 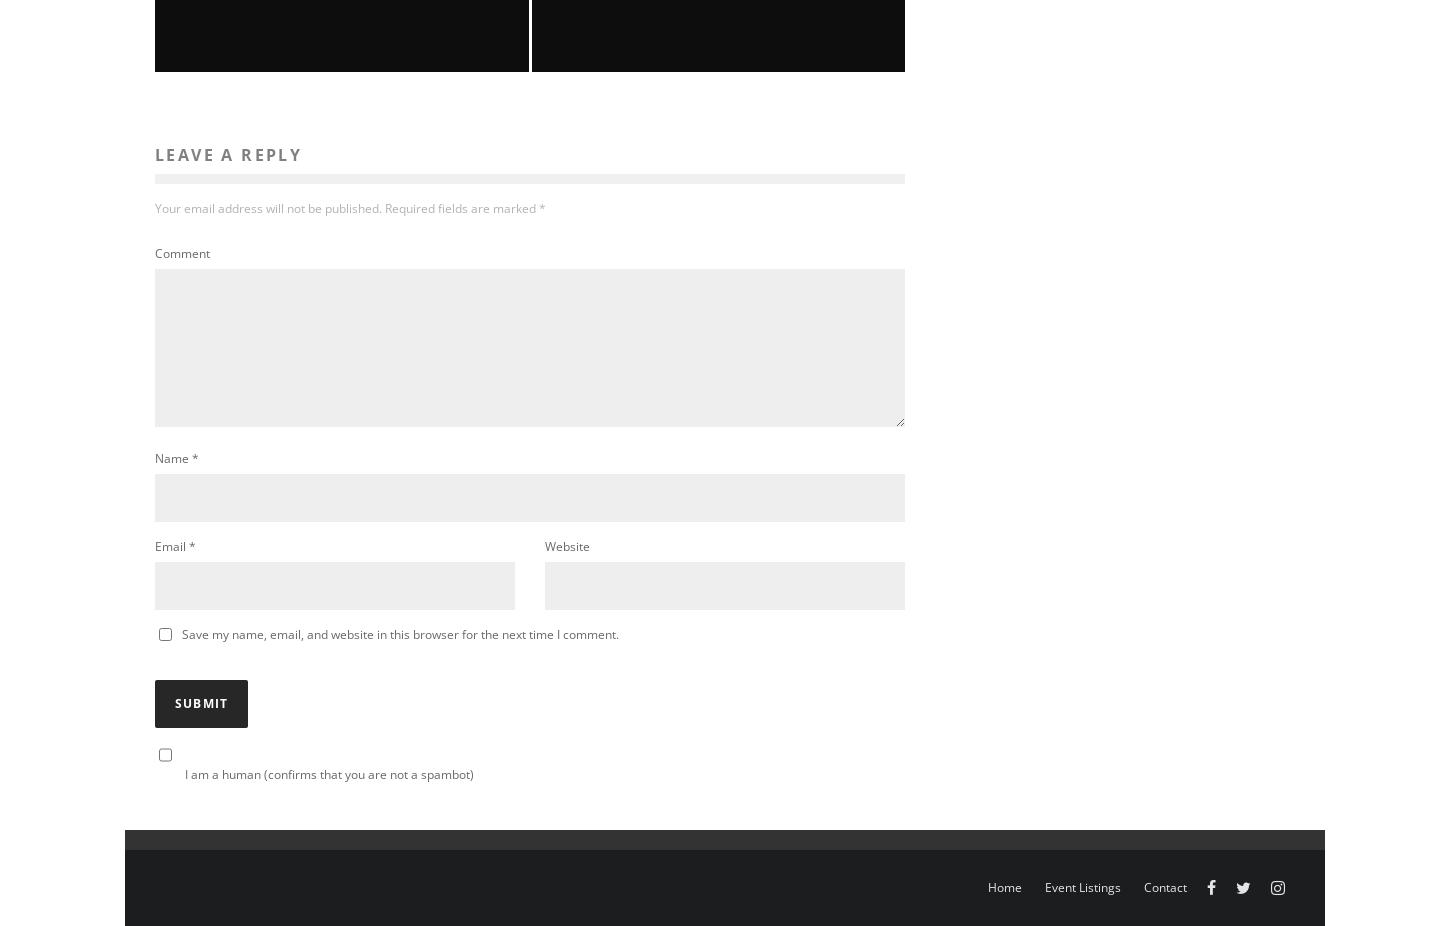 I want to click on 'Comment', so click(x=181, y=252).